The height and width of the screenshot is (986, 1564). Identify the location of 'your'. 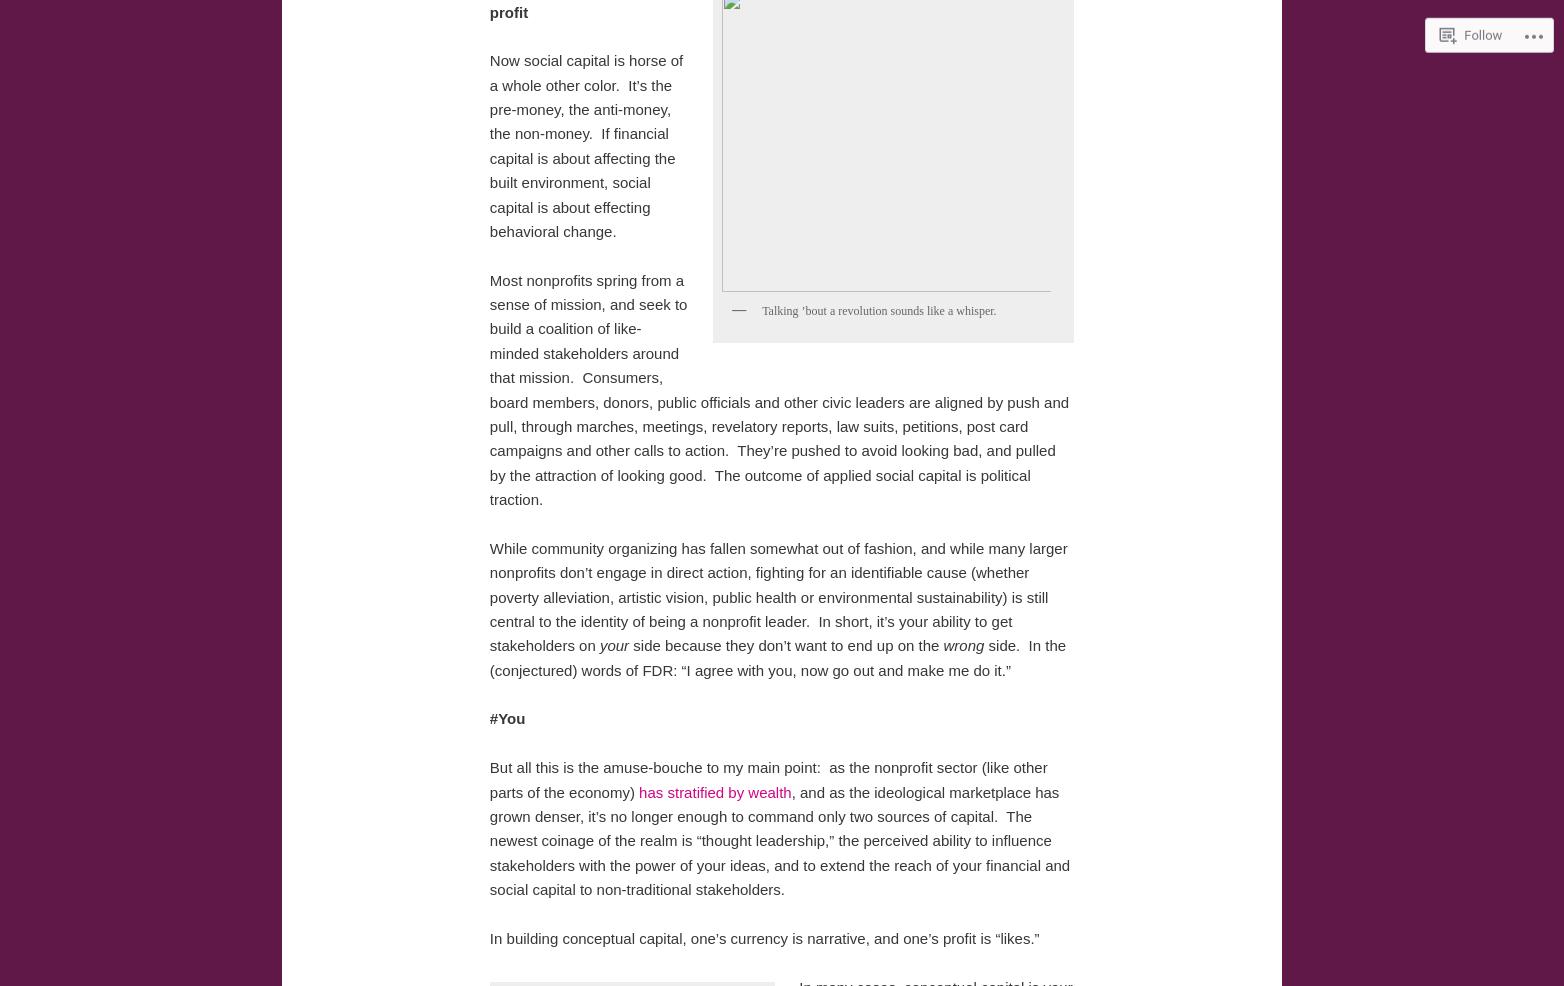
(613, 645).